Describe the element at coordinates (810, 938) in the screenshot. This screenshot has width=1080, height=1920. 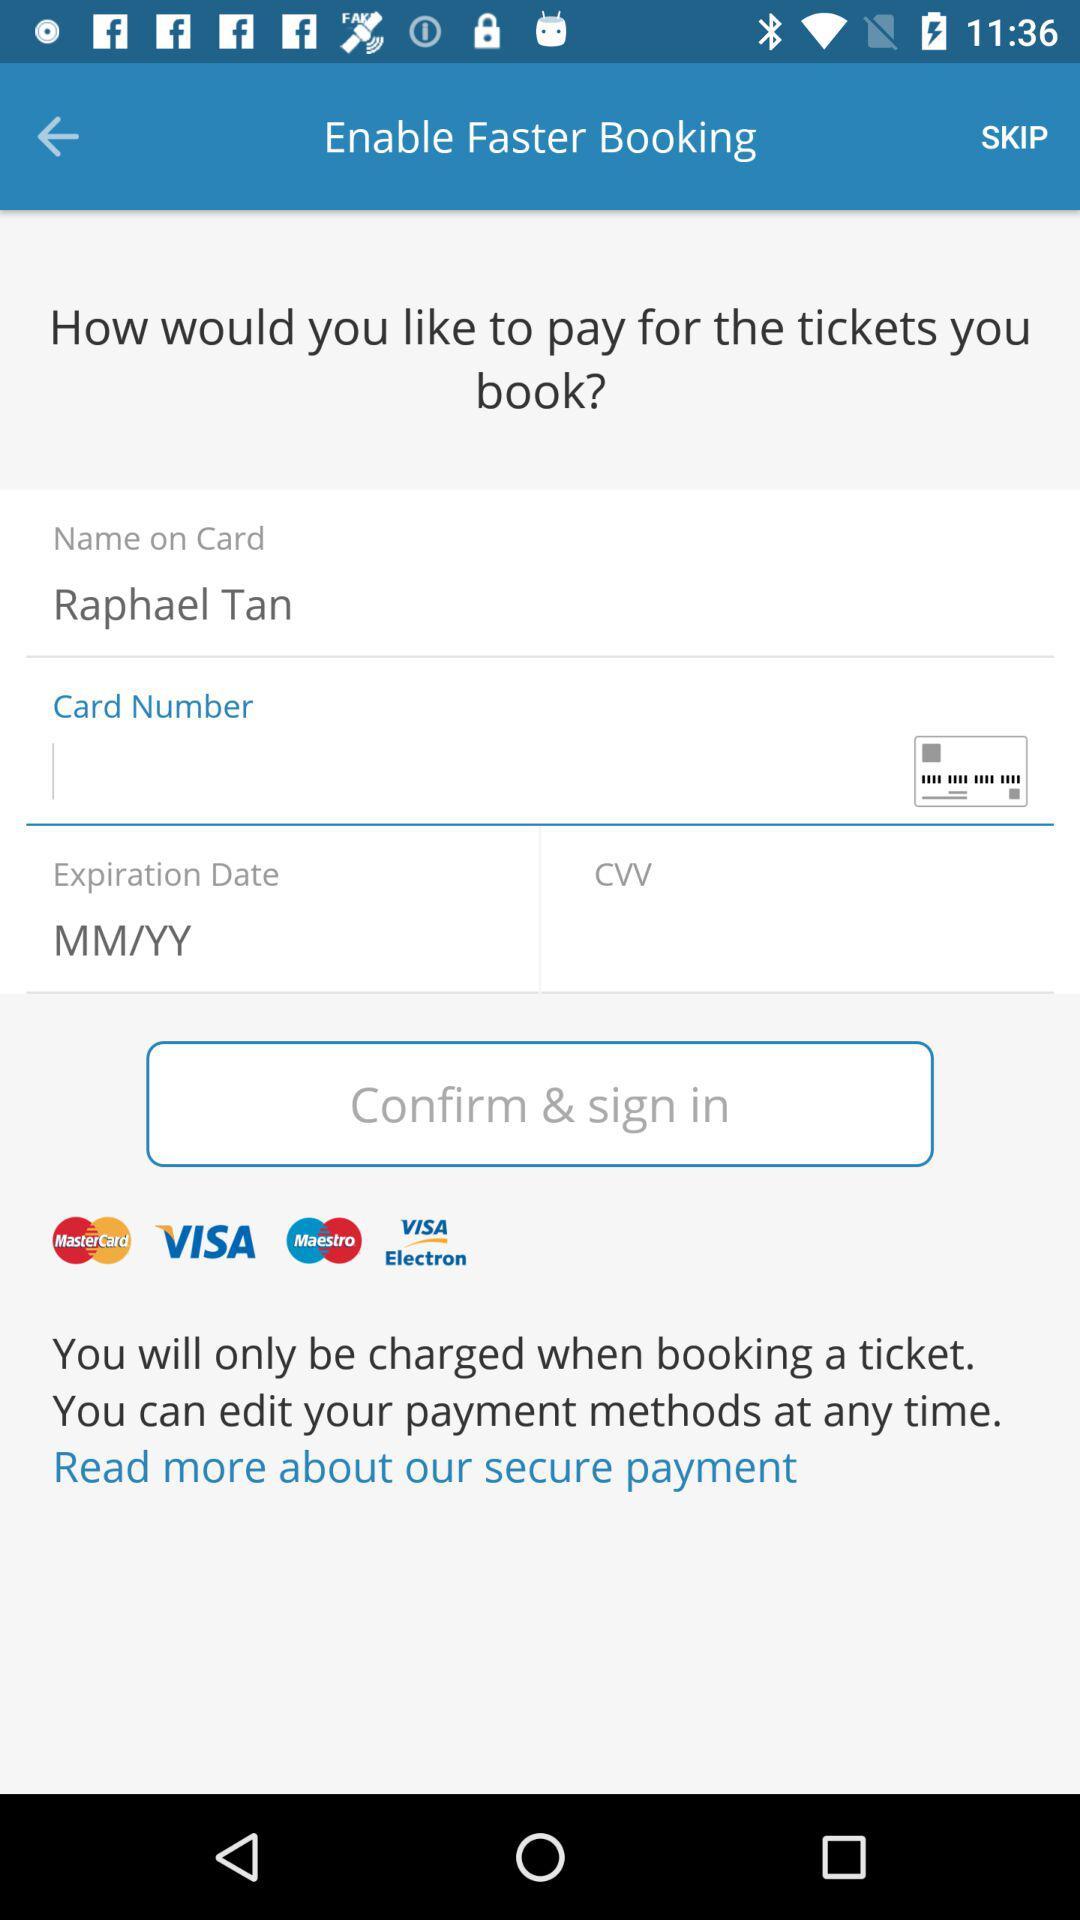
I see `cw number` at that location.